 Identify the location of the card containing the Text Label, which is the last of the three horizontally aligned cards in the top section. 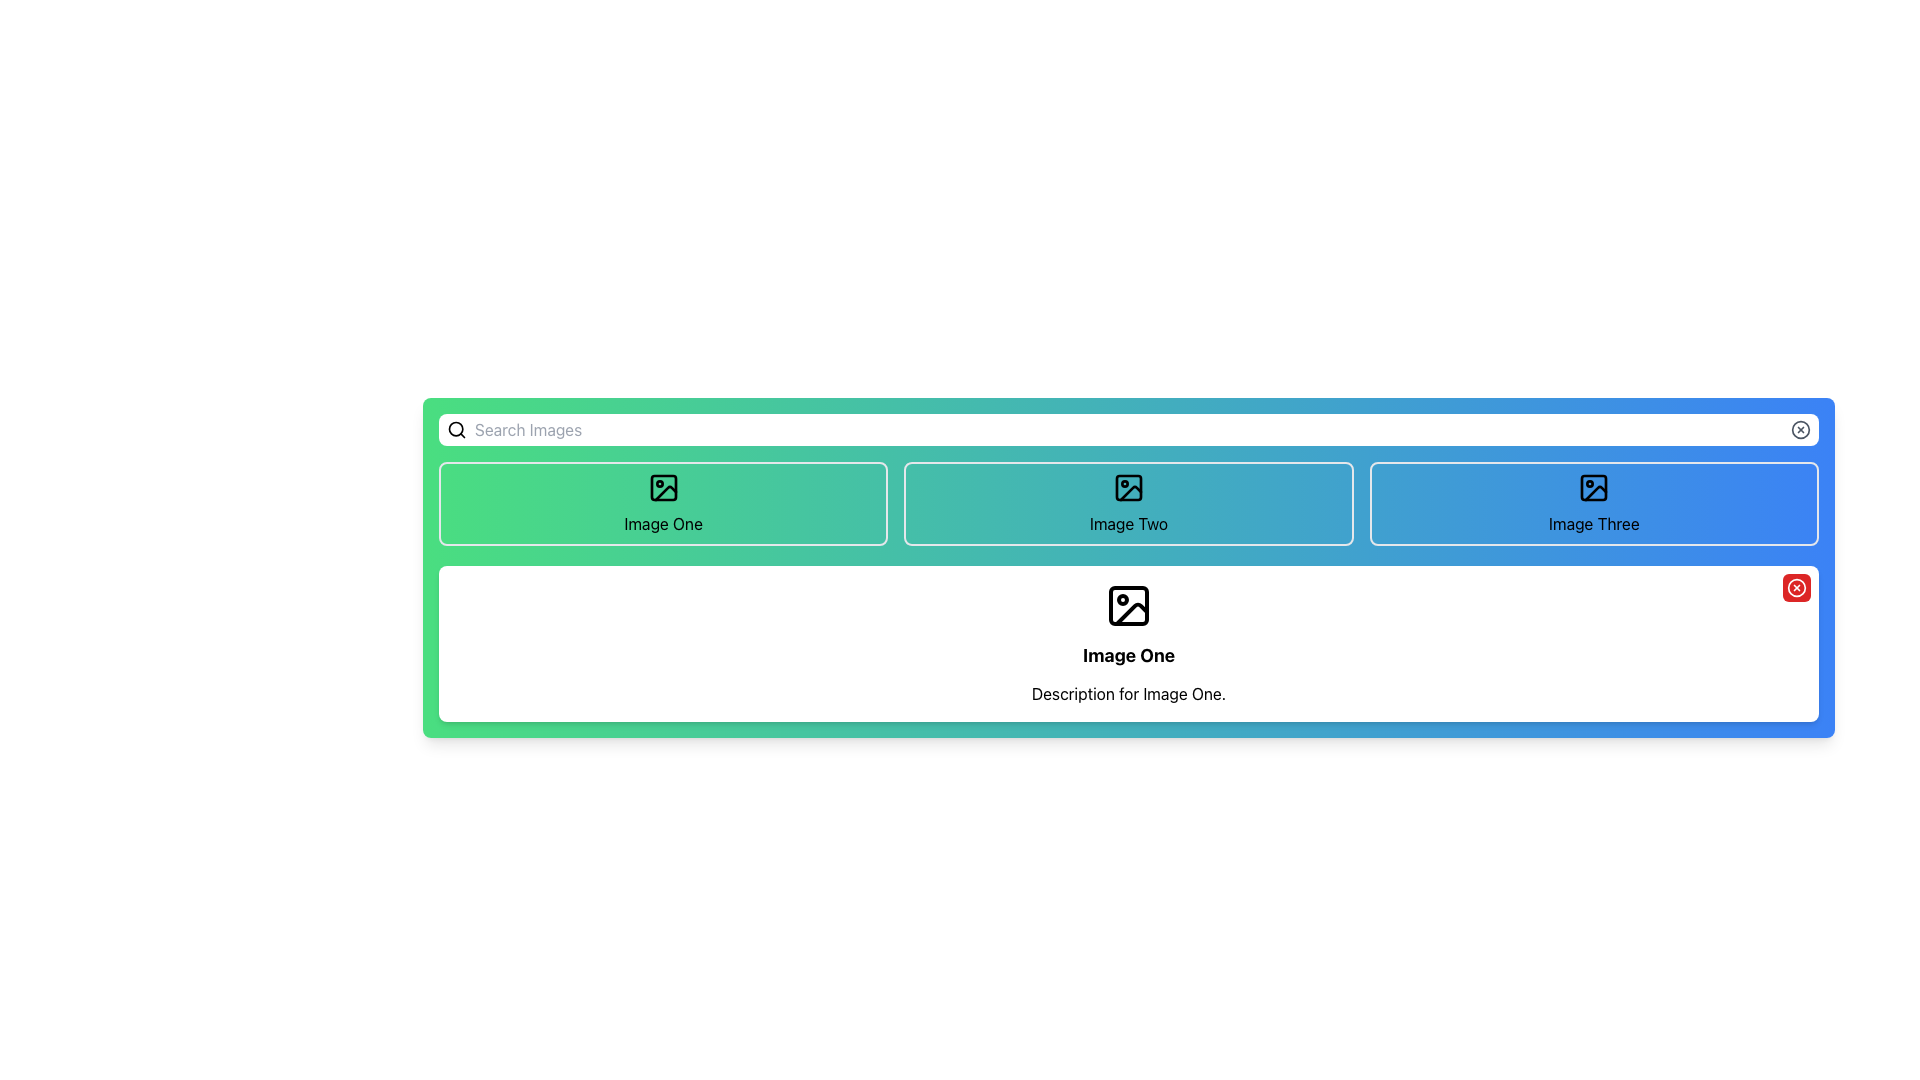
(1593, 523).